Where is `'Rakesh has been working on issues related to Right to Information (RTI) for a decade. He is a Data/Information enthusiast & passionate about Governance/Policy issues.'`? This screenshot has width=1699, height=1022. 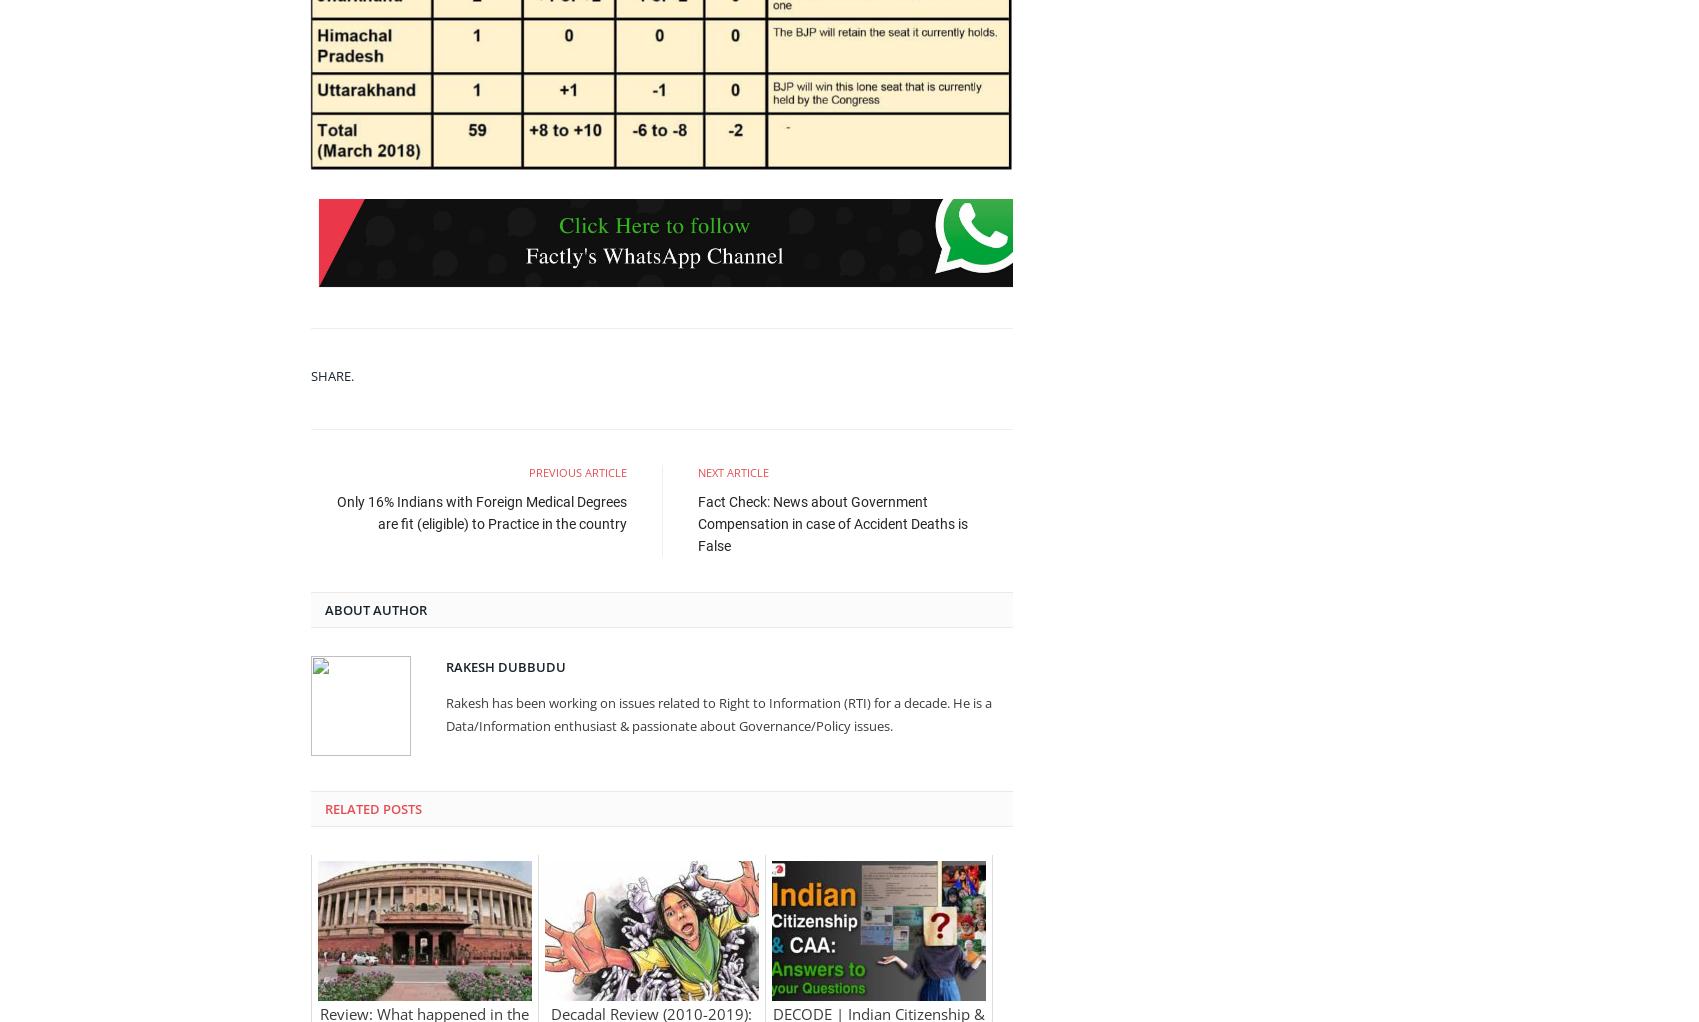
'Rakesh has been working on issues related to Right to Information (RTI) for a decade. He is a Data/Information enthusiast & passionate about Governance/Policy issues.' is located at coordinates (716, 713).